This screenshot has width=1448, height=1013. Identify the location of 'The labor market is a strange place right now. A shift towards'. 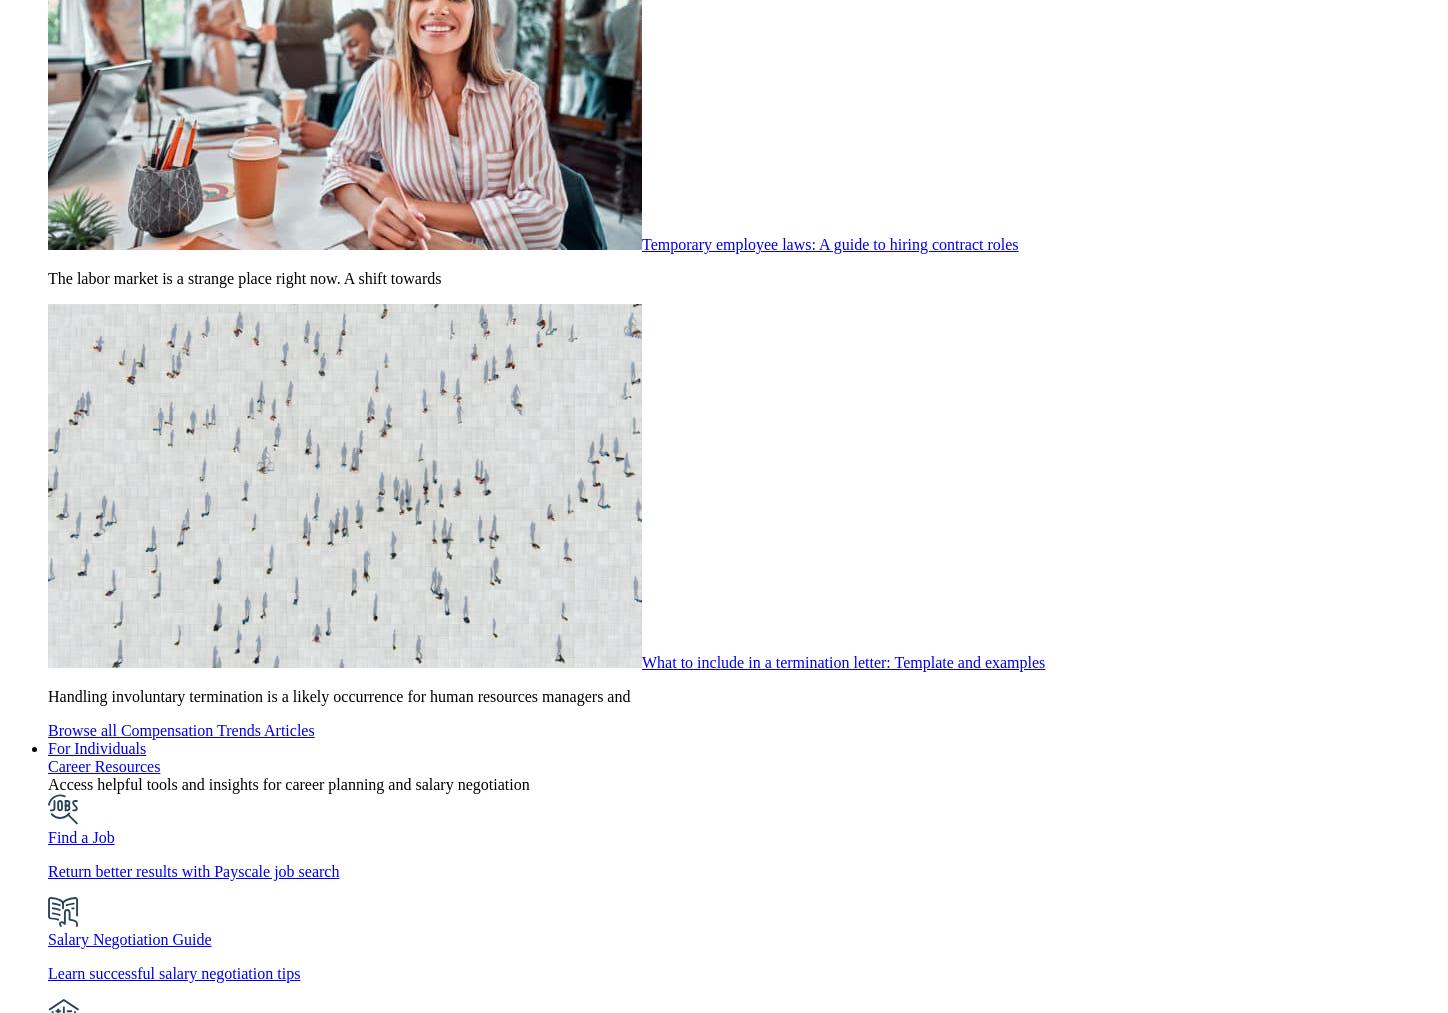
(244, 277).